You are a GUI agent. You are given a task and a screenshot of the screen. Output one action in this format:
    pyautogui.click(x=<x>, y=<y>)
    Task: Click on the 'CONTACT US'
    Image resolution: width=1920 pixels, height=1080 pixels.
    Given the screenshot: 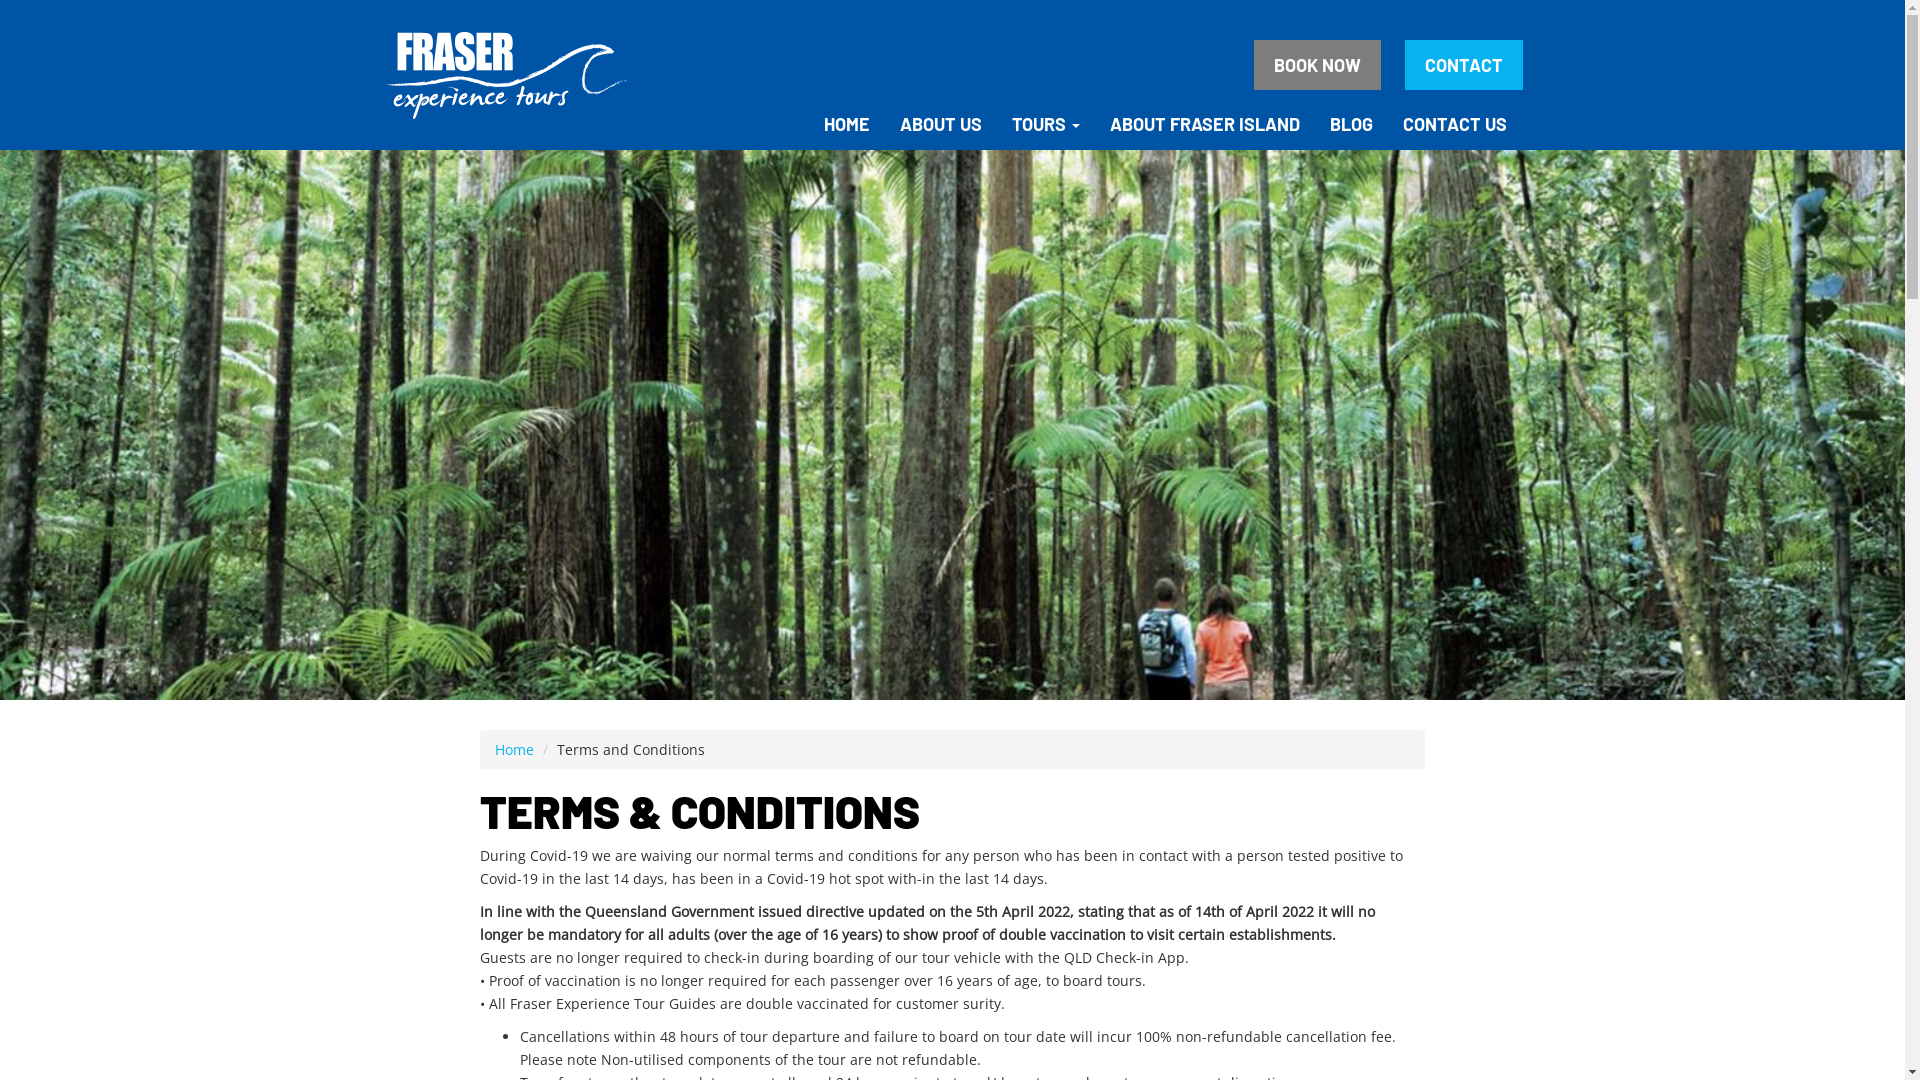 What is the action you would take?
    pyautogui.click(x=1386, y=123)
    